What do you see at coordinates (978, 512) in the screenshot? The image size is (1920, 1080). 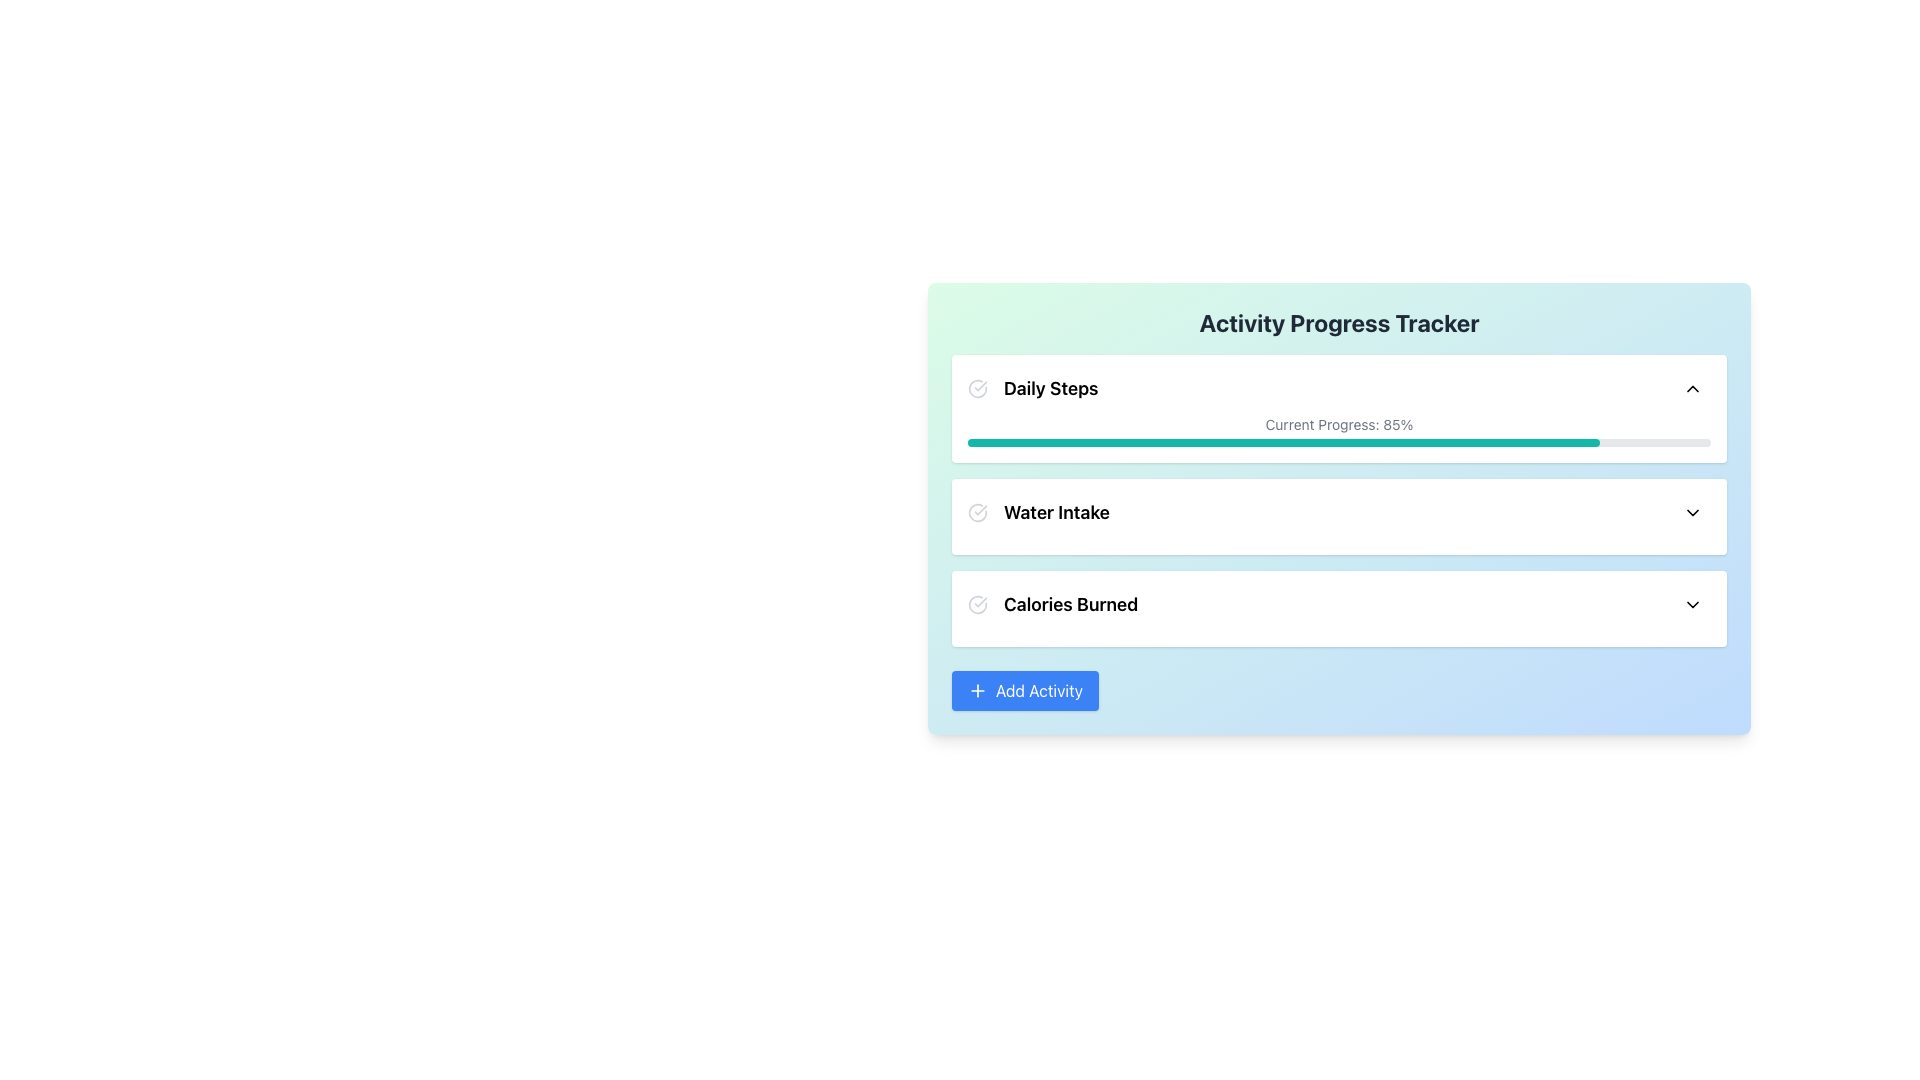 I see `the circular gray icon with a checkmark in the center, located to the left of the 'Water Intake' text in the 'Activity Progress Tracker' widget` at bounding box center [978, 512].